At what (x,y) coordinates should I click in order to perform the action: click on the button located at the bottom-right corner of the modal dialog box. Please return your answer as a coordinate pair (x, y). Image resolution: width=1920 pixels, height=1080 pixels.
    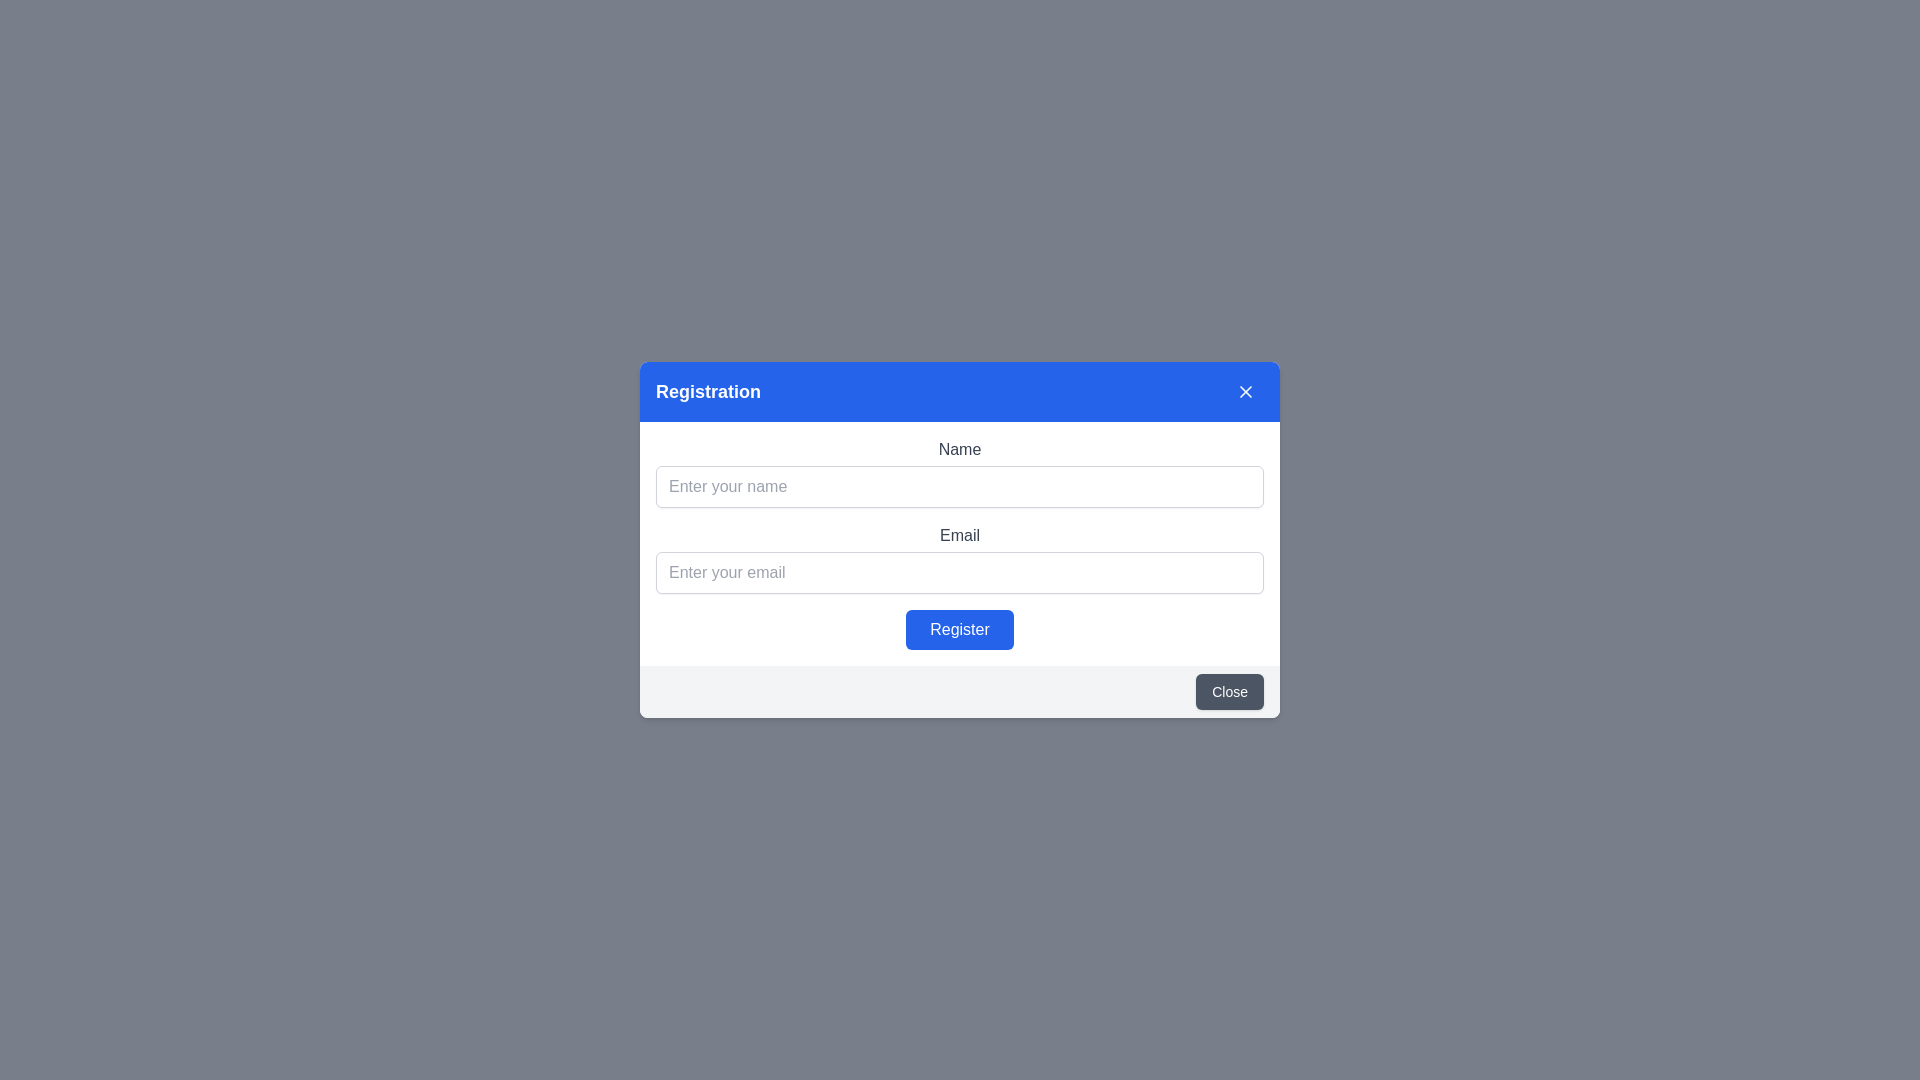
    Looking at the image, I should click on (1229, 690).